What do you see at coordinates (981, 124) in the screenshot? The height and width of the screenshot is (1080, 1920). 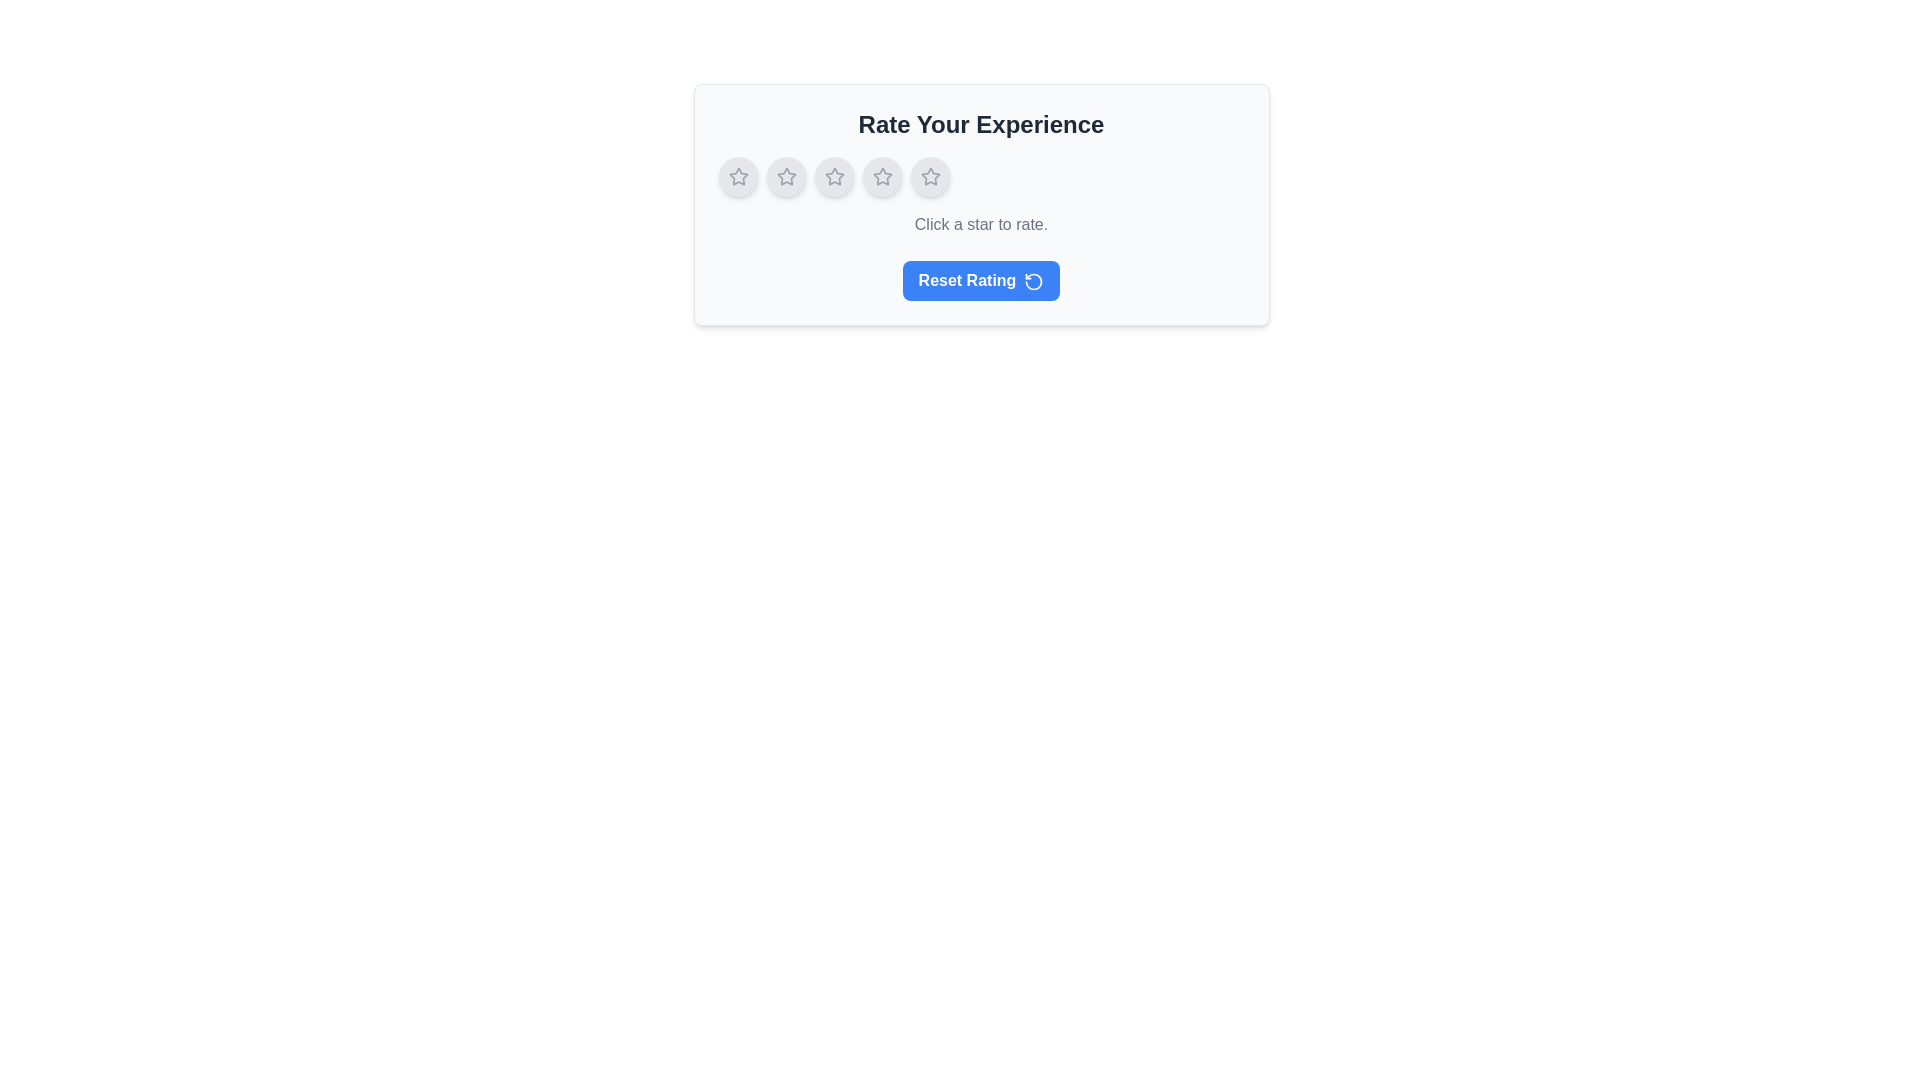 I see `the centrally positioned Text Header that prompts the user to rate their experience` at bounding box center [981, 124].